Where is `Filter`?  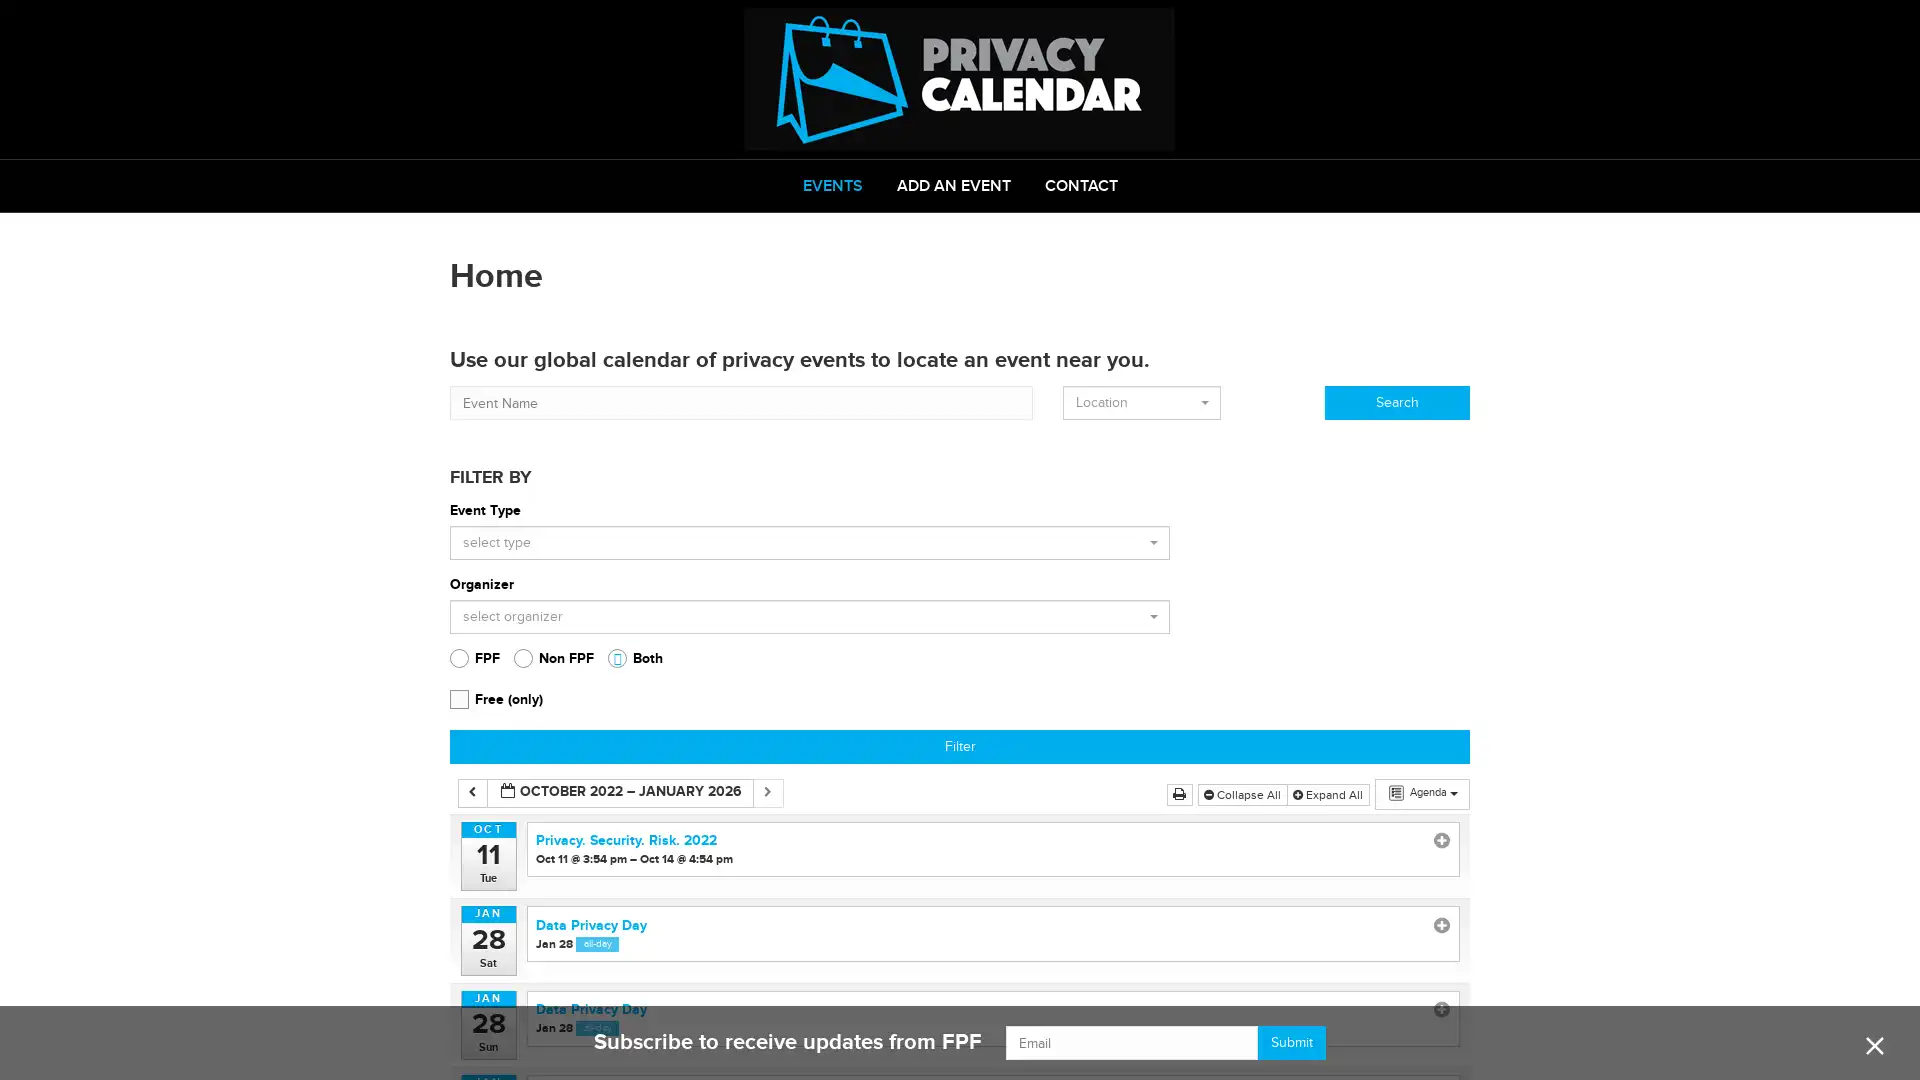
Filter is located at coordinates (960, 747).